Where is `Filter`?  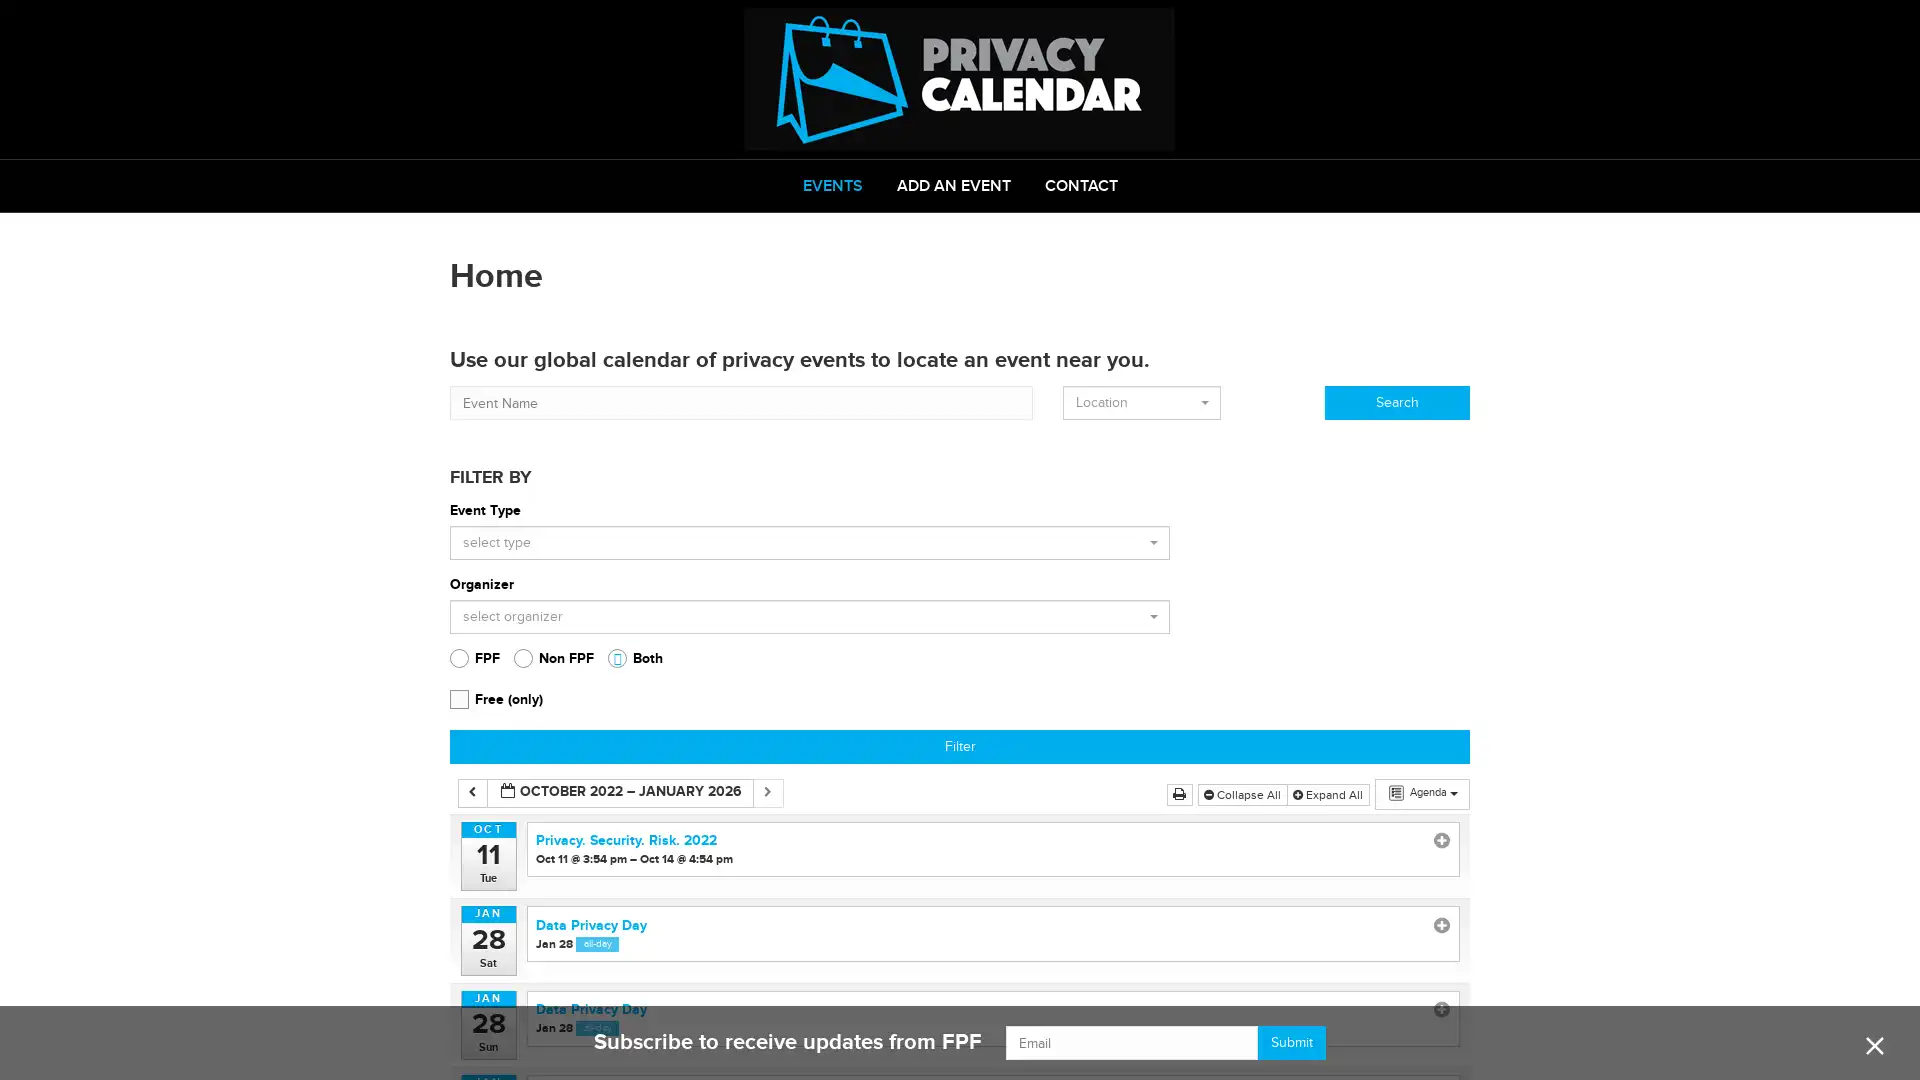
Filter is located at coordinates (960, 747).